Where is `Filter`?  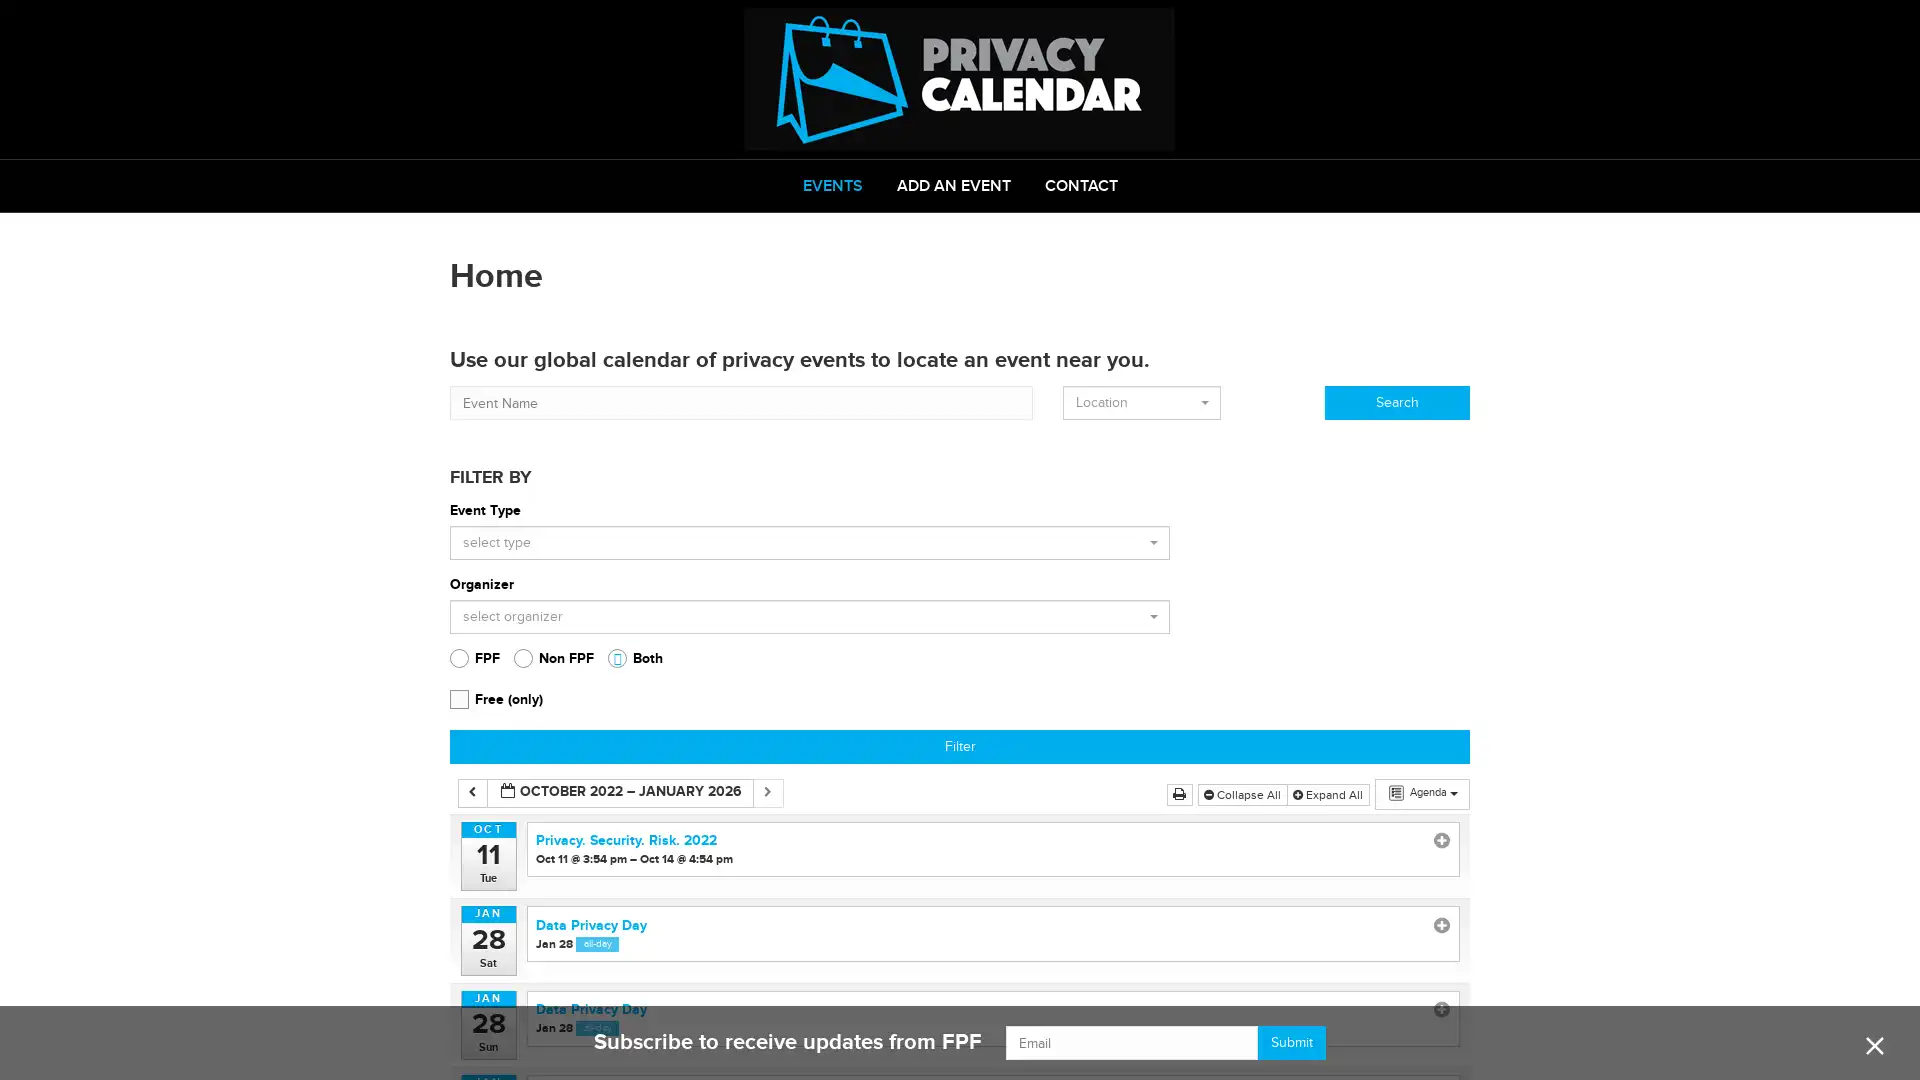
Filter is located at coordinates (960, 747).